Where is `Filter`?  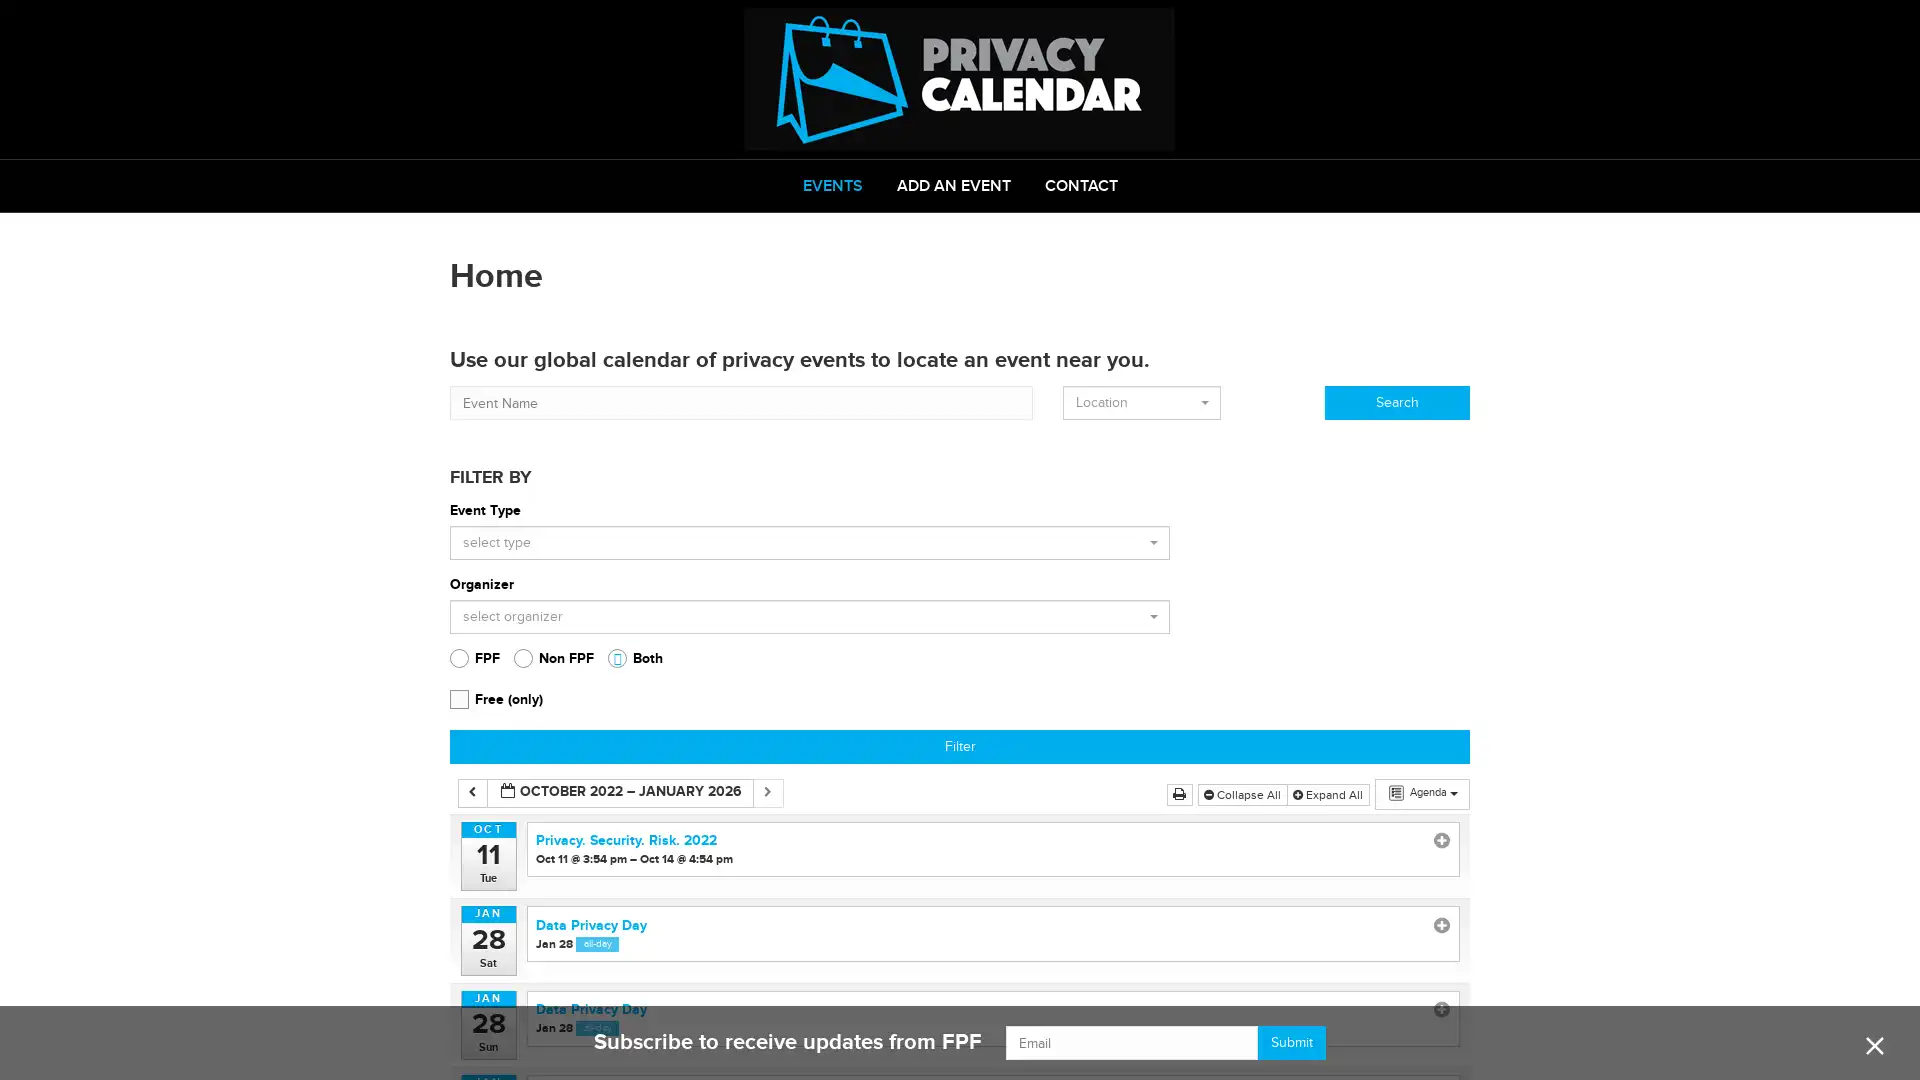
Filter is located at coordinates (960, 747).